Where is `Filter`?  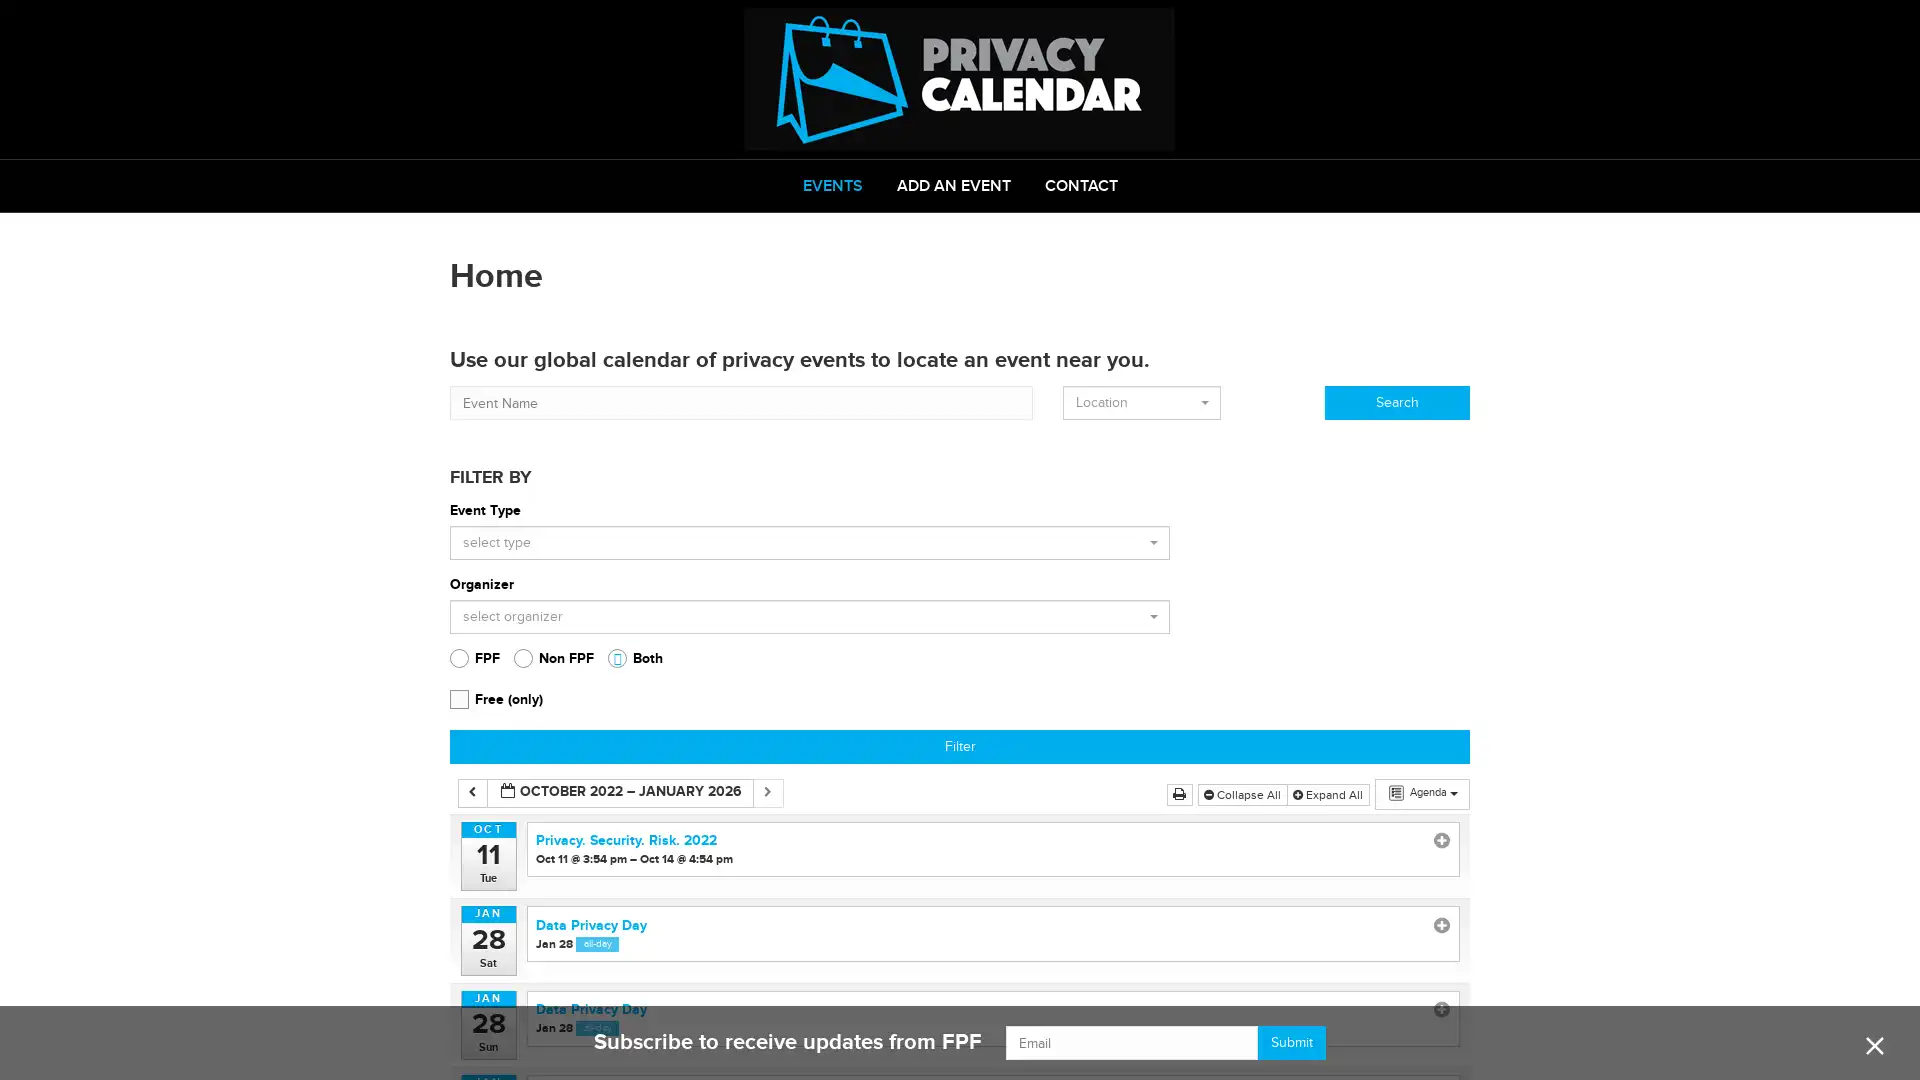
Filter is located at coordinates (960, 747).